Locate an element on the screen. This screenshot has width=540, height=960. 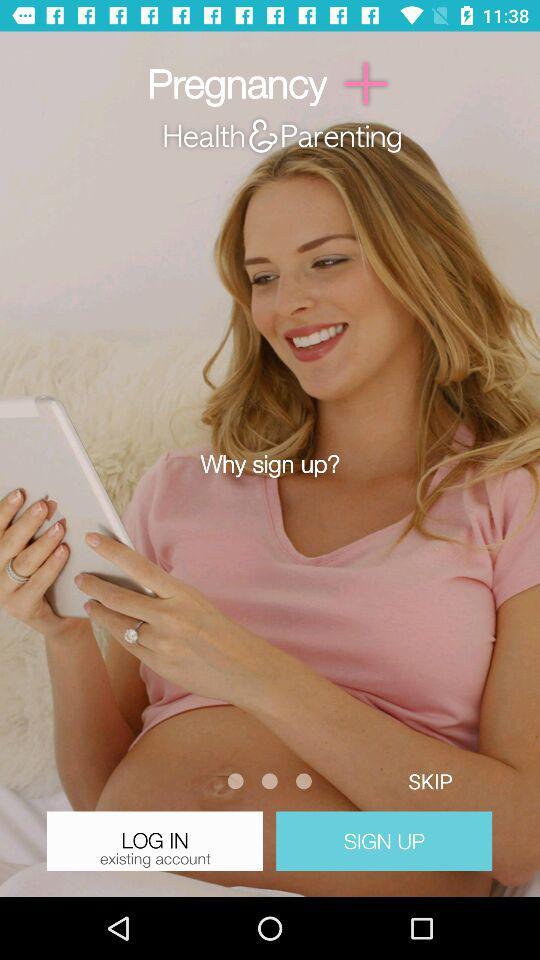
the skip is located at coordinates (429, 781).